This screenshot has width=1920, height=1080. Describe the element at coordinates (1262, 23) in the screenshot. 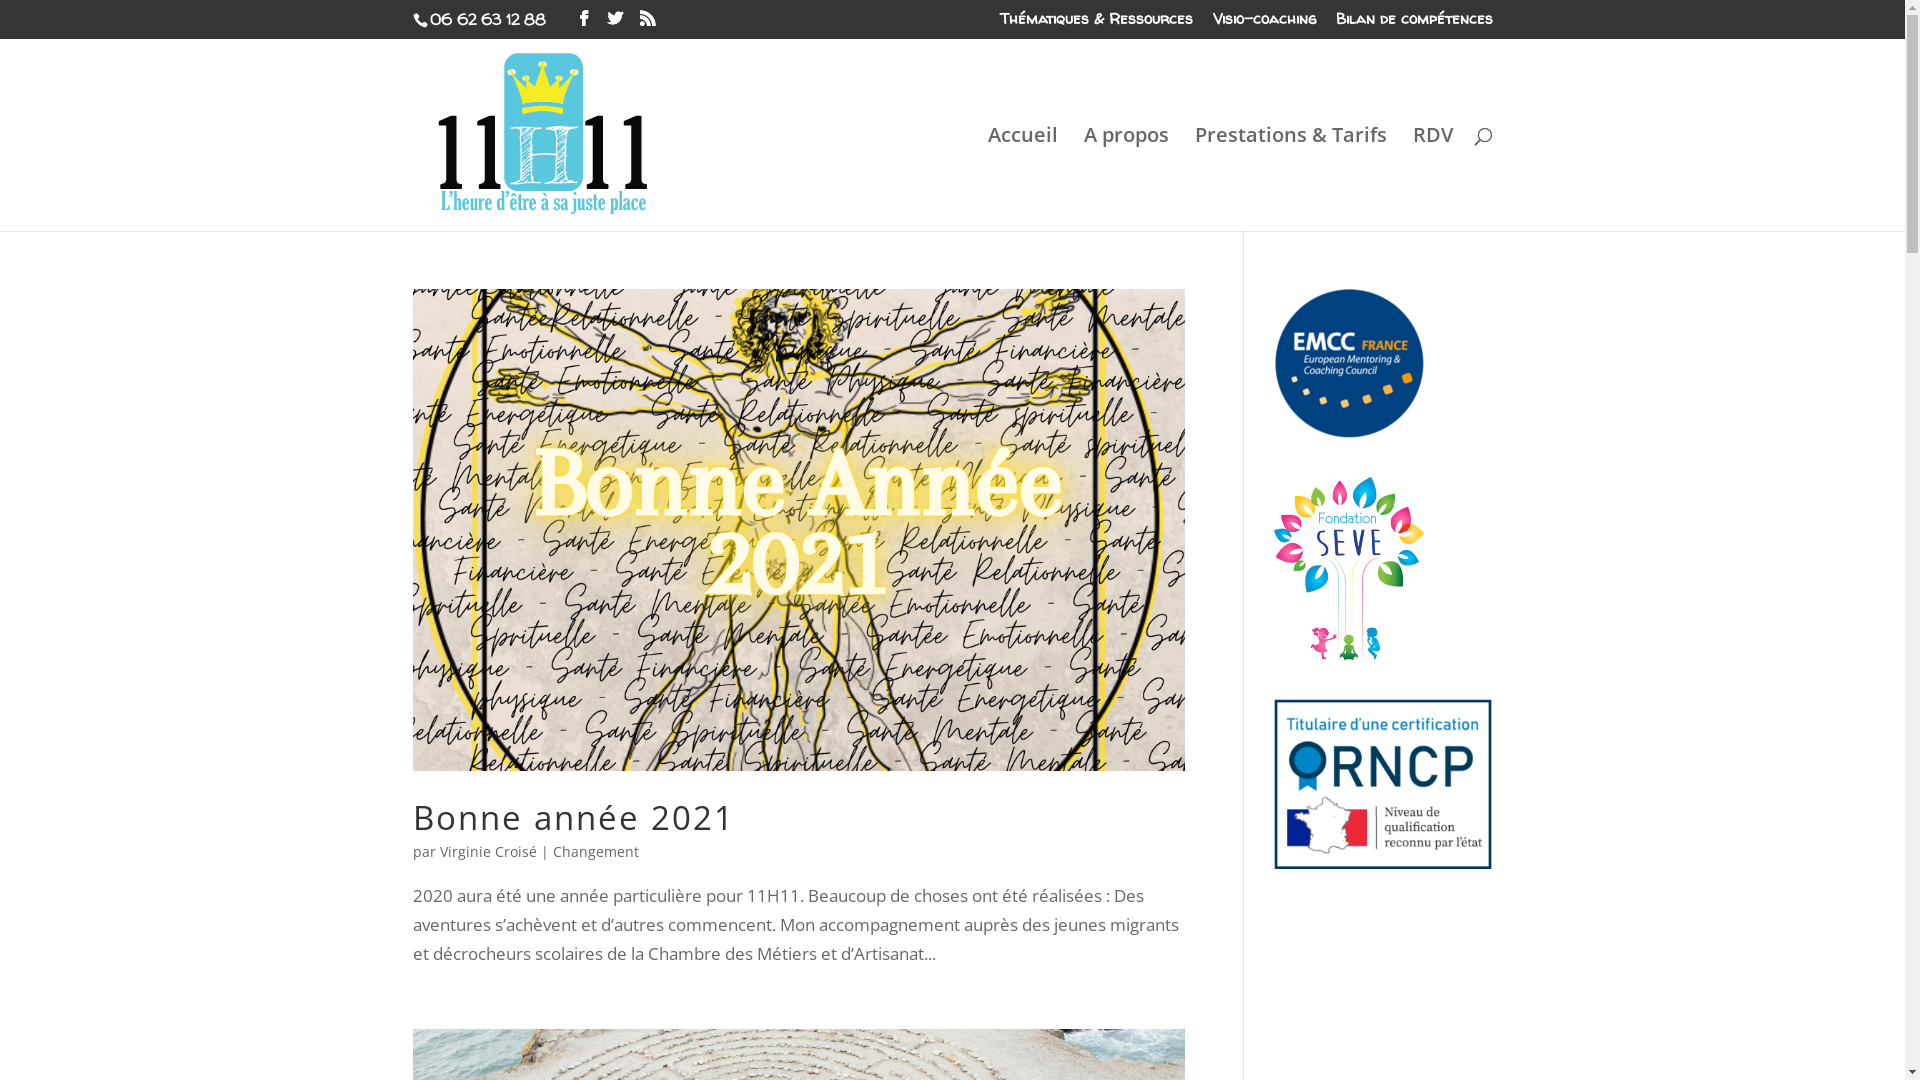

I see `'Visio-coaching'` at that location.